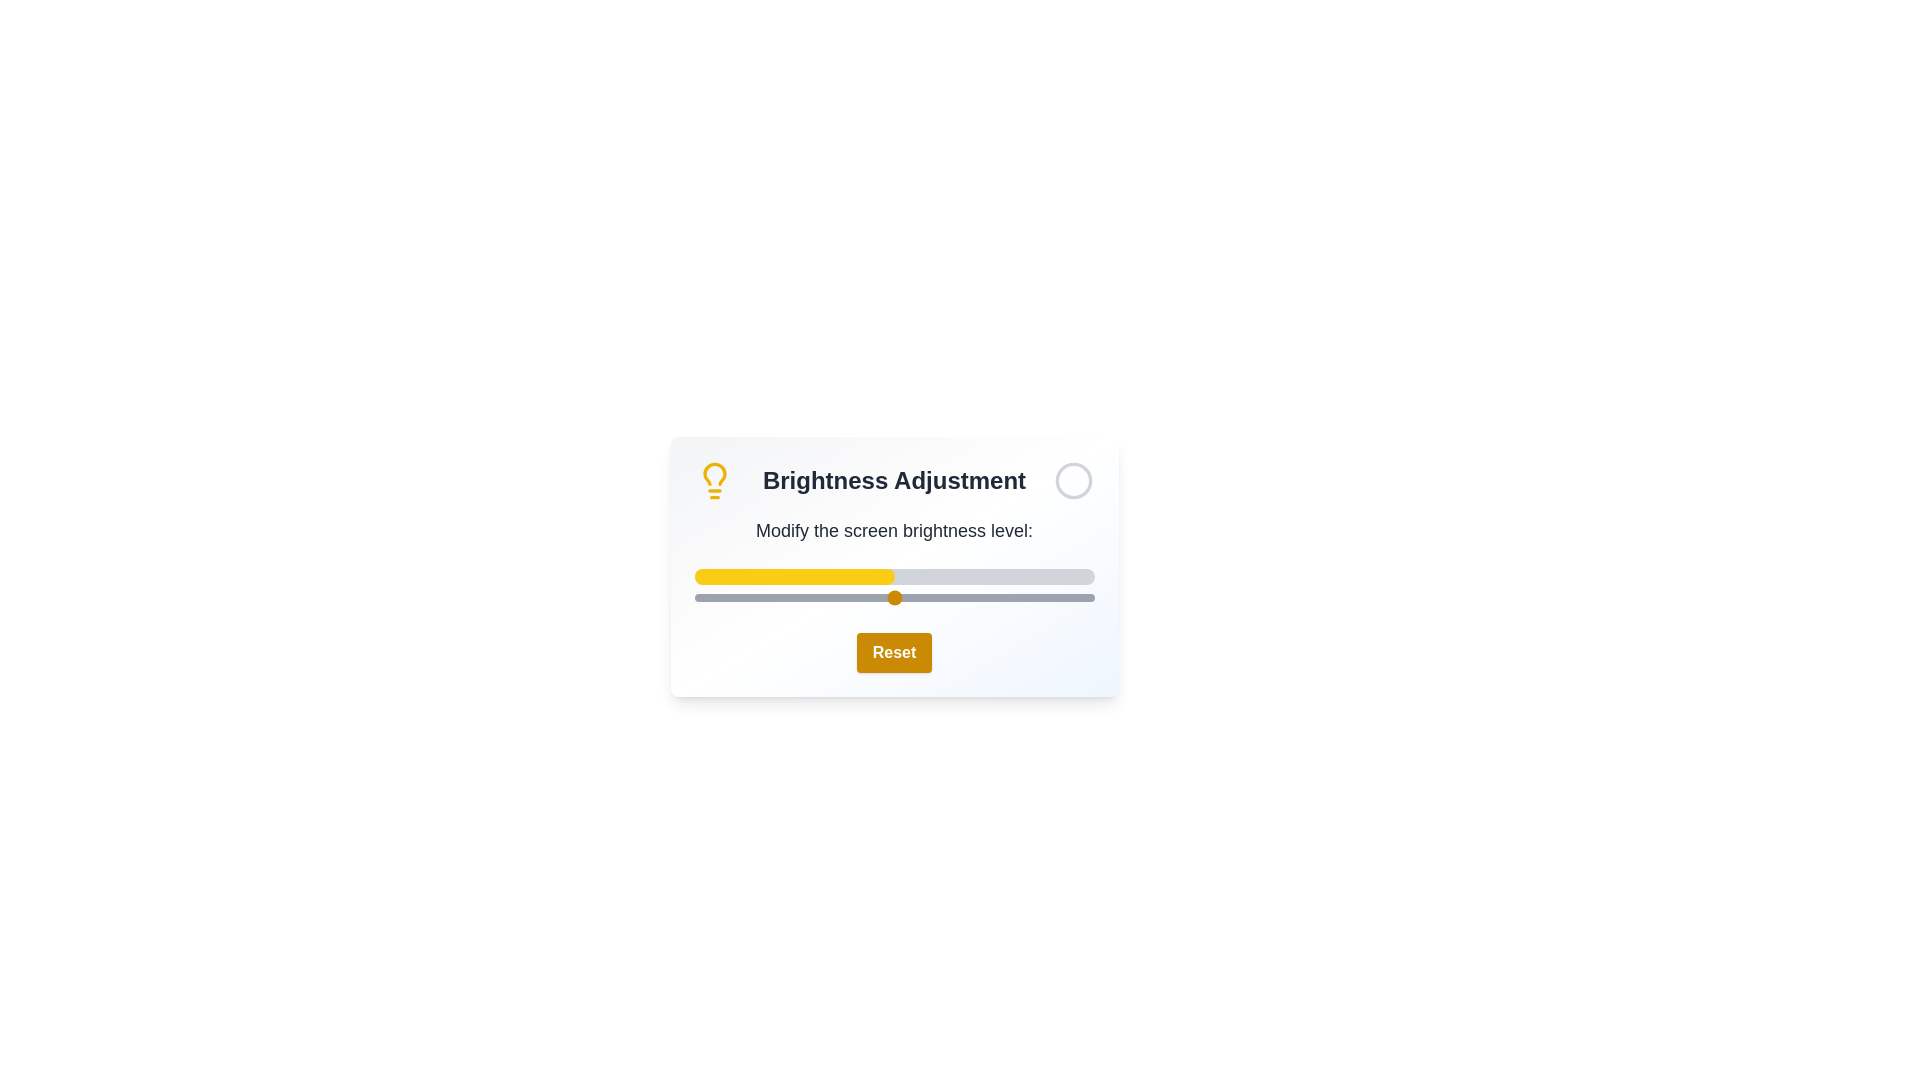  What do you see at coordinates (714, 481) in the screenshot?
I see `the lightbulb icon to observe its effect` at bounding box center [714, 481].